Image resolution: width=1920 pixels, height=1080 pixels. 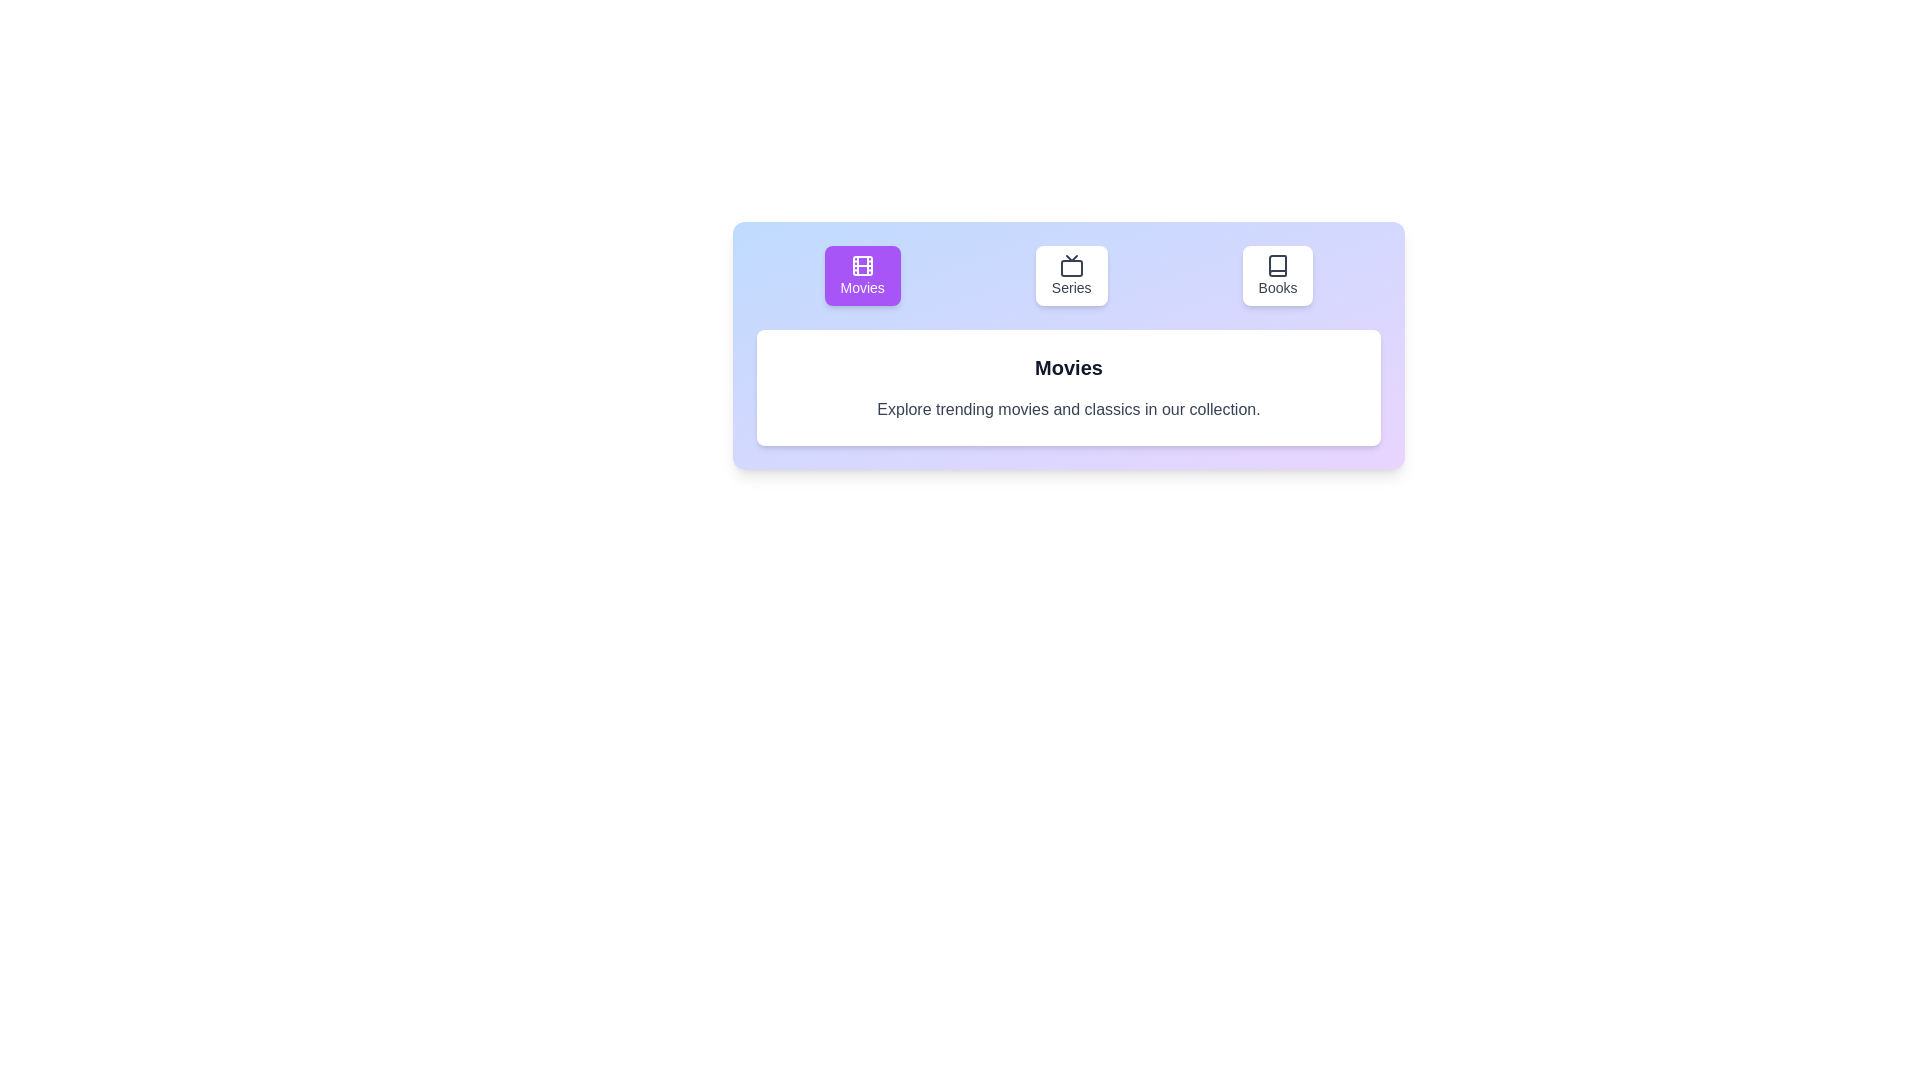 What do you see at coordinates (1070, 276) in the screenshot?
I see `the tab labeled Series to observe its hover effect` at bounding box center [1070, 276].